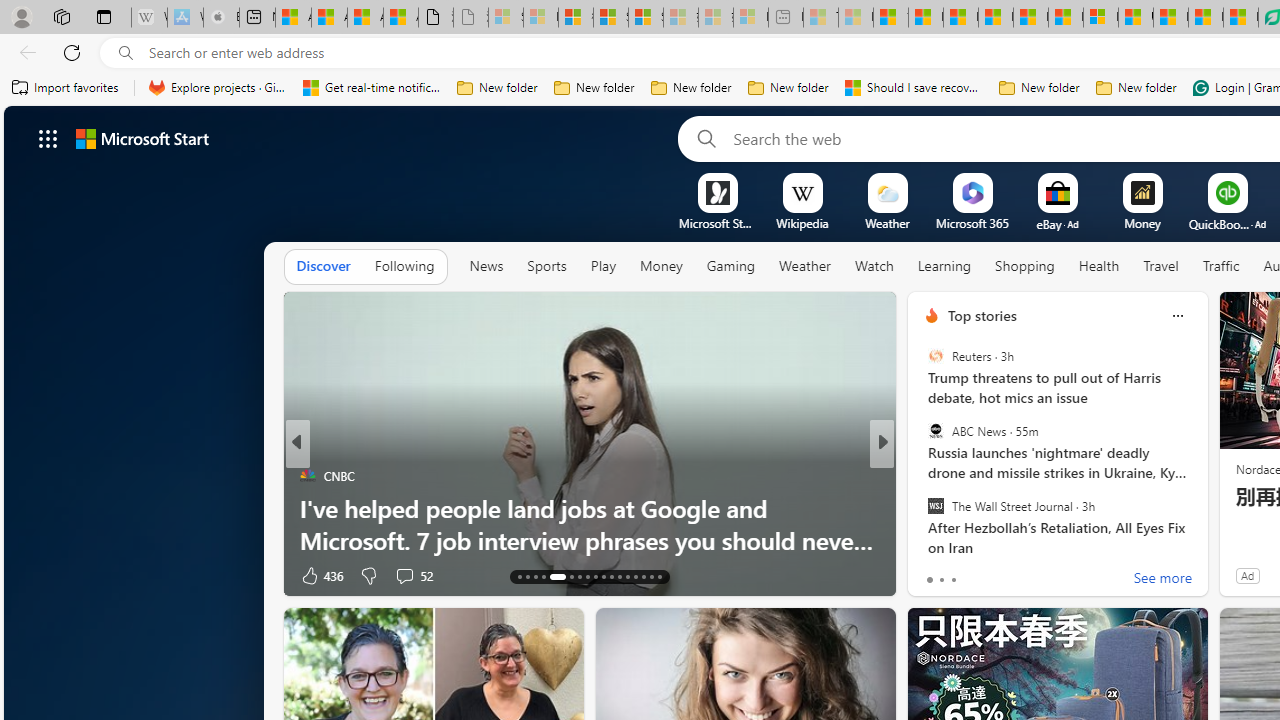  What do you see at coordinates (934, 355) in the screenshot?
I see `'Reuters'` at bounding box center [934, 355].